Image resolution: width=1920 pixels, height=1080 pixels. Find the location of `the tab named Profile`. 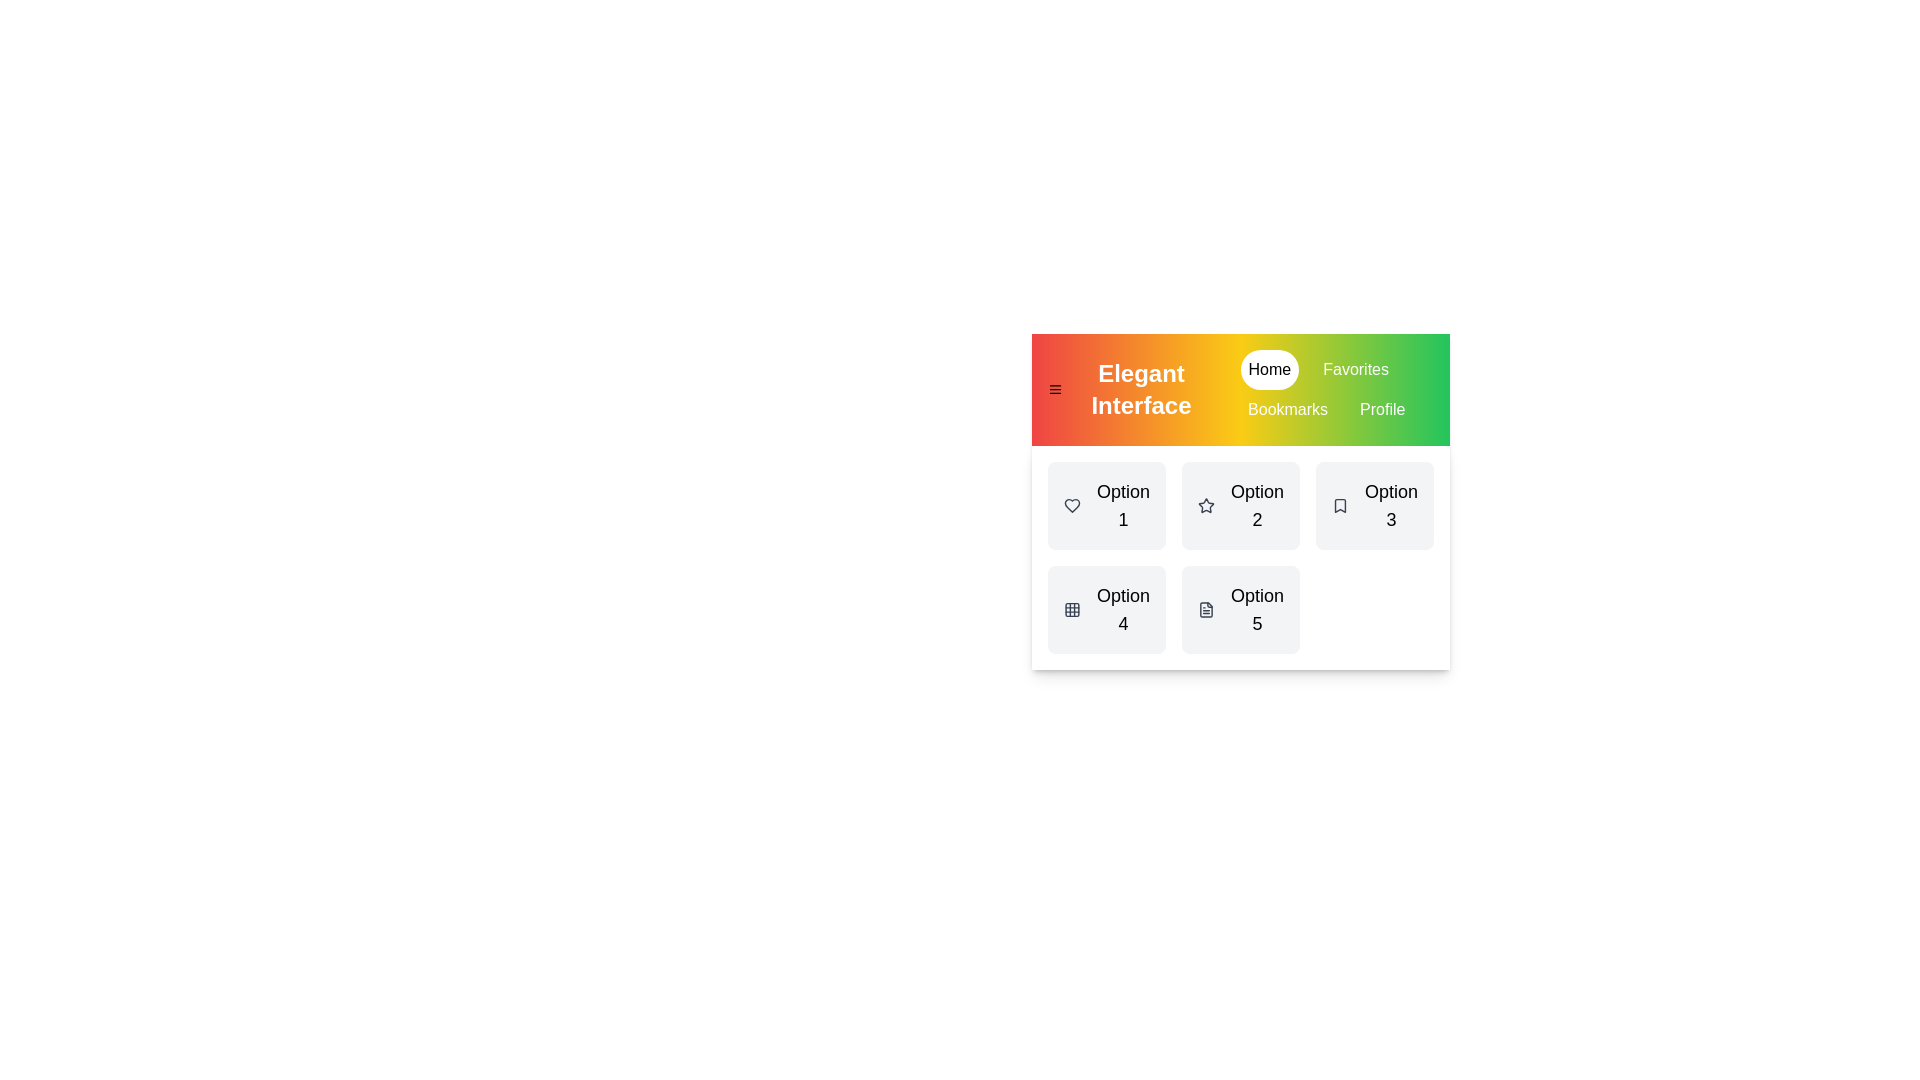

the tab named Profile is located at coordinates (1381, 408).